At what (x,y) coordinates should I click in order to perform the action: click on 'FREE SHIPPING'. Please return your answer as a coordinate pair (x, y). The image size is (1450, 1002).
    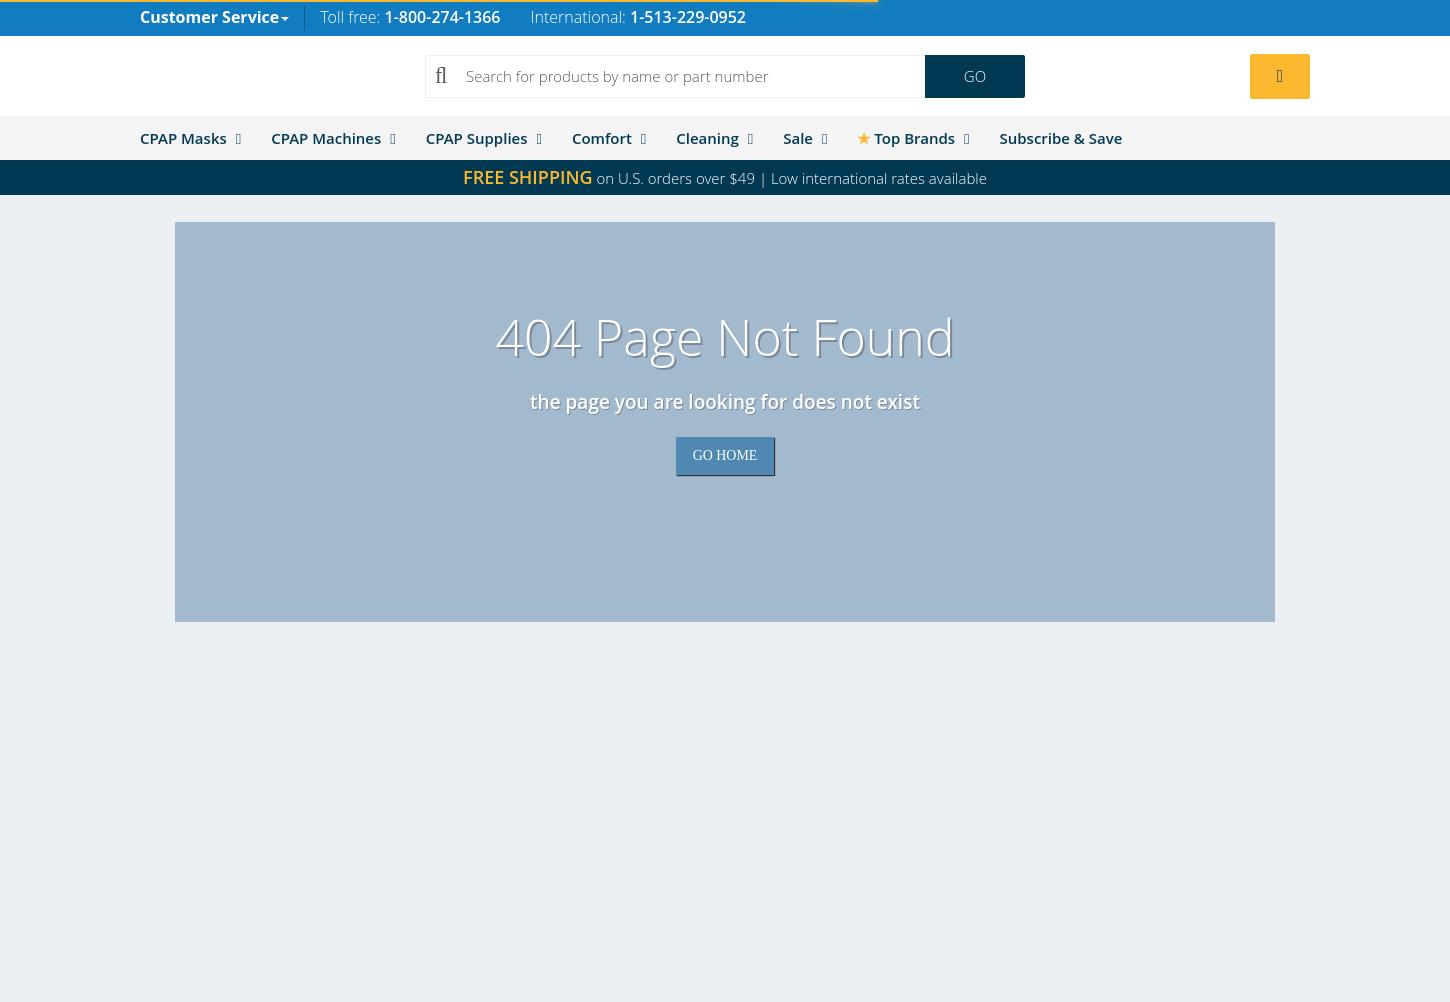
    Looking at the image, I should click on (527, 175).